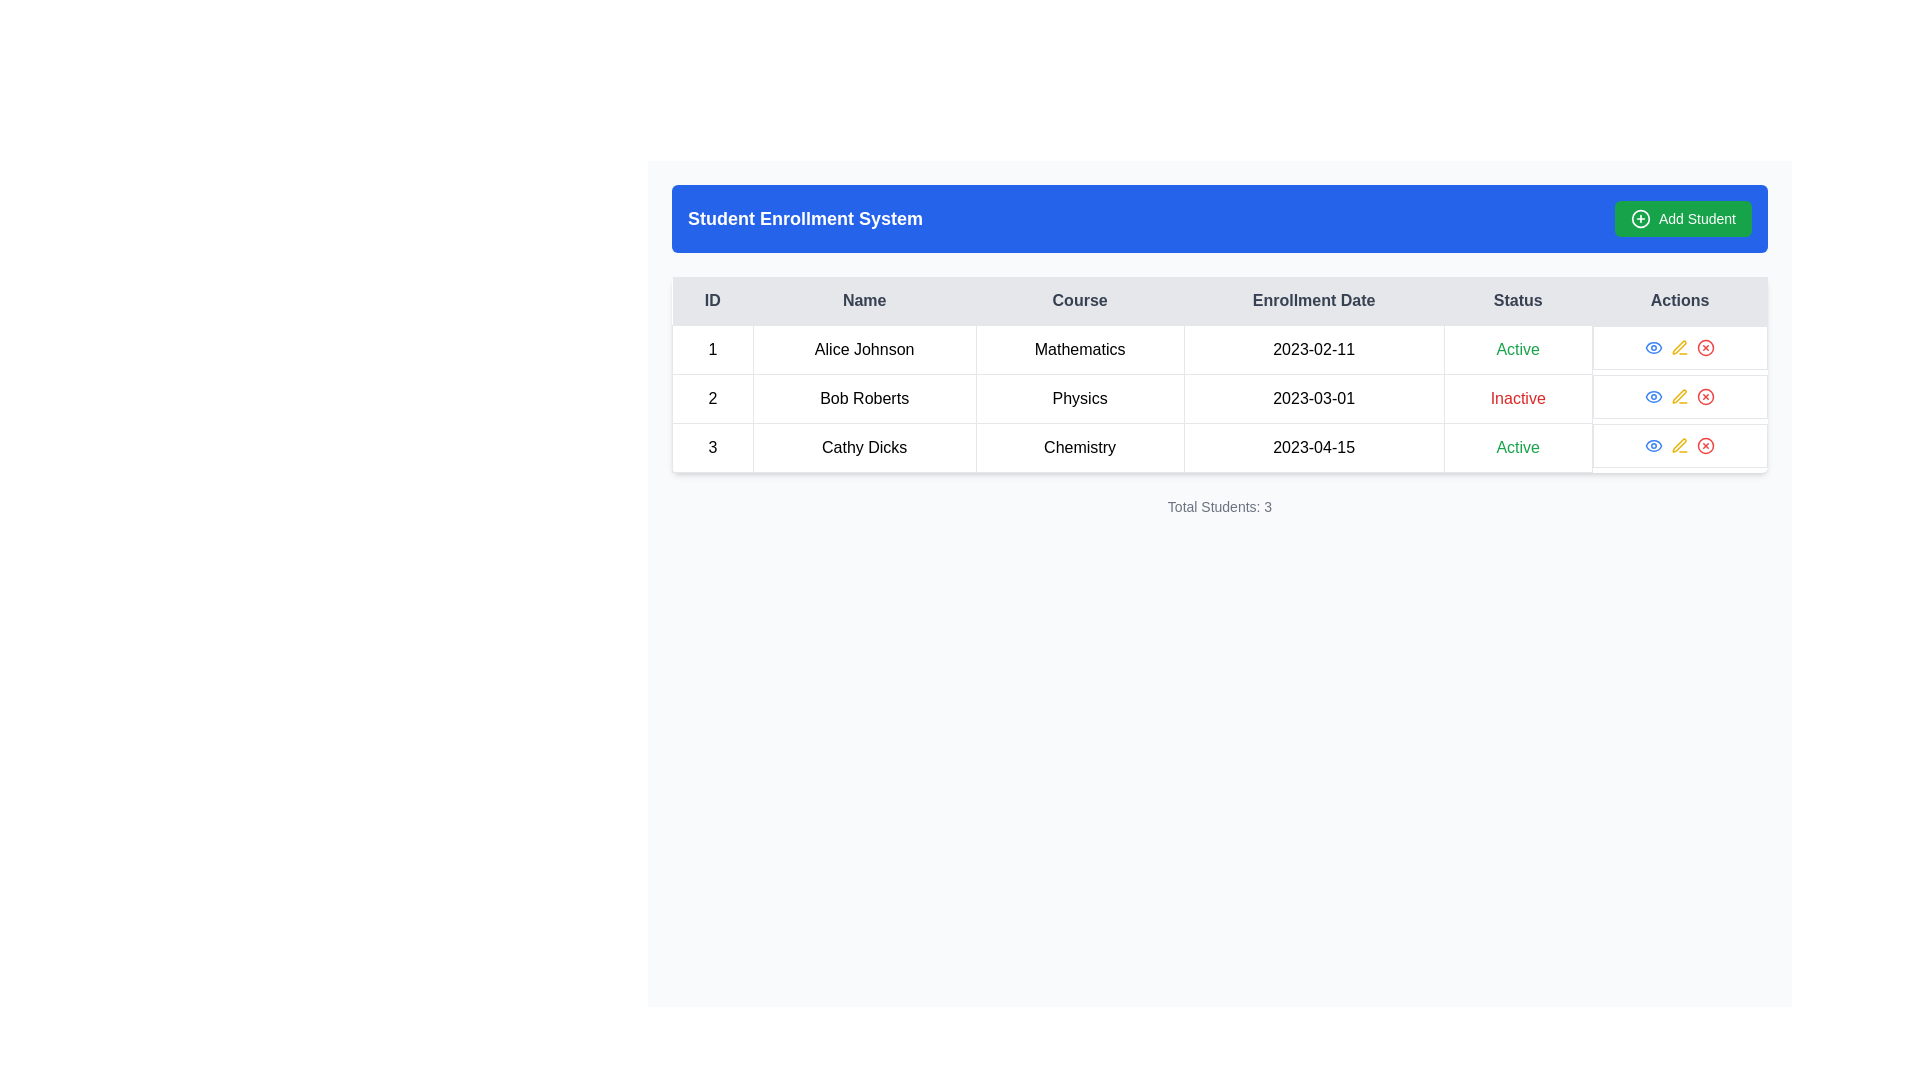 This screenshot has width=1920, height=1080. What do you see at coordinates (864, 398) in the screenshot?
I see `the static text element displaying the name 'Bob Roberts', located under the 'Name' column in the second row of the table` at bounding box center [864, 398].